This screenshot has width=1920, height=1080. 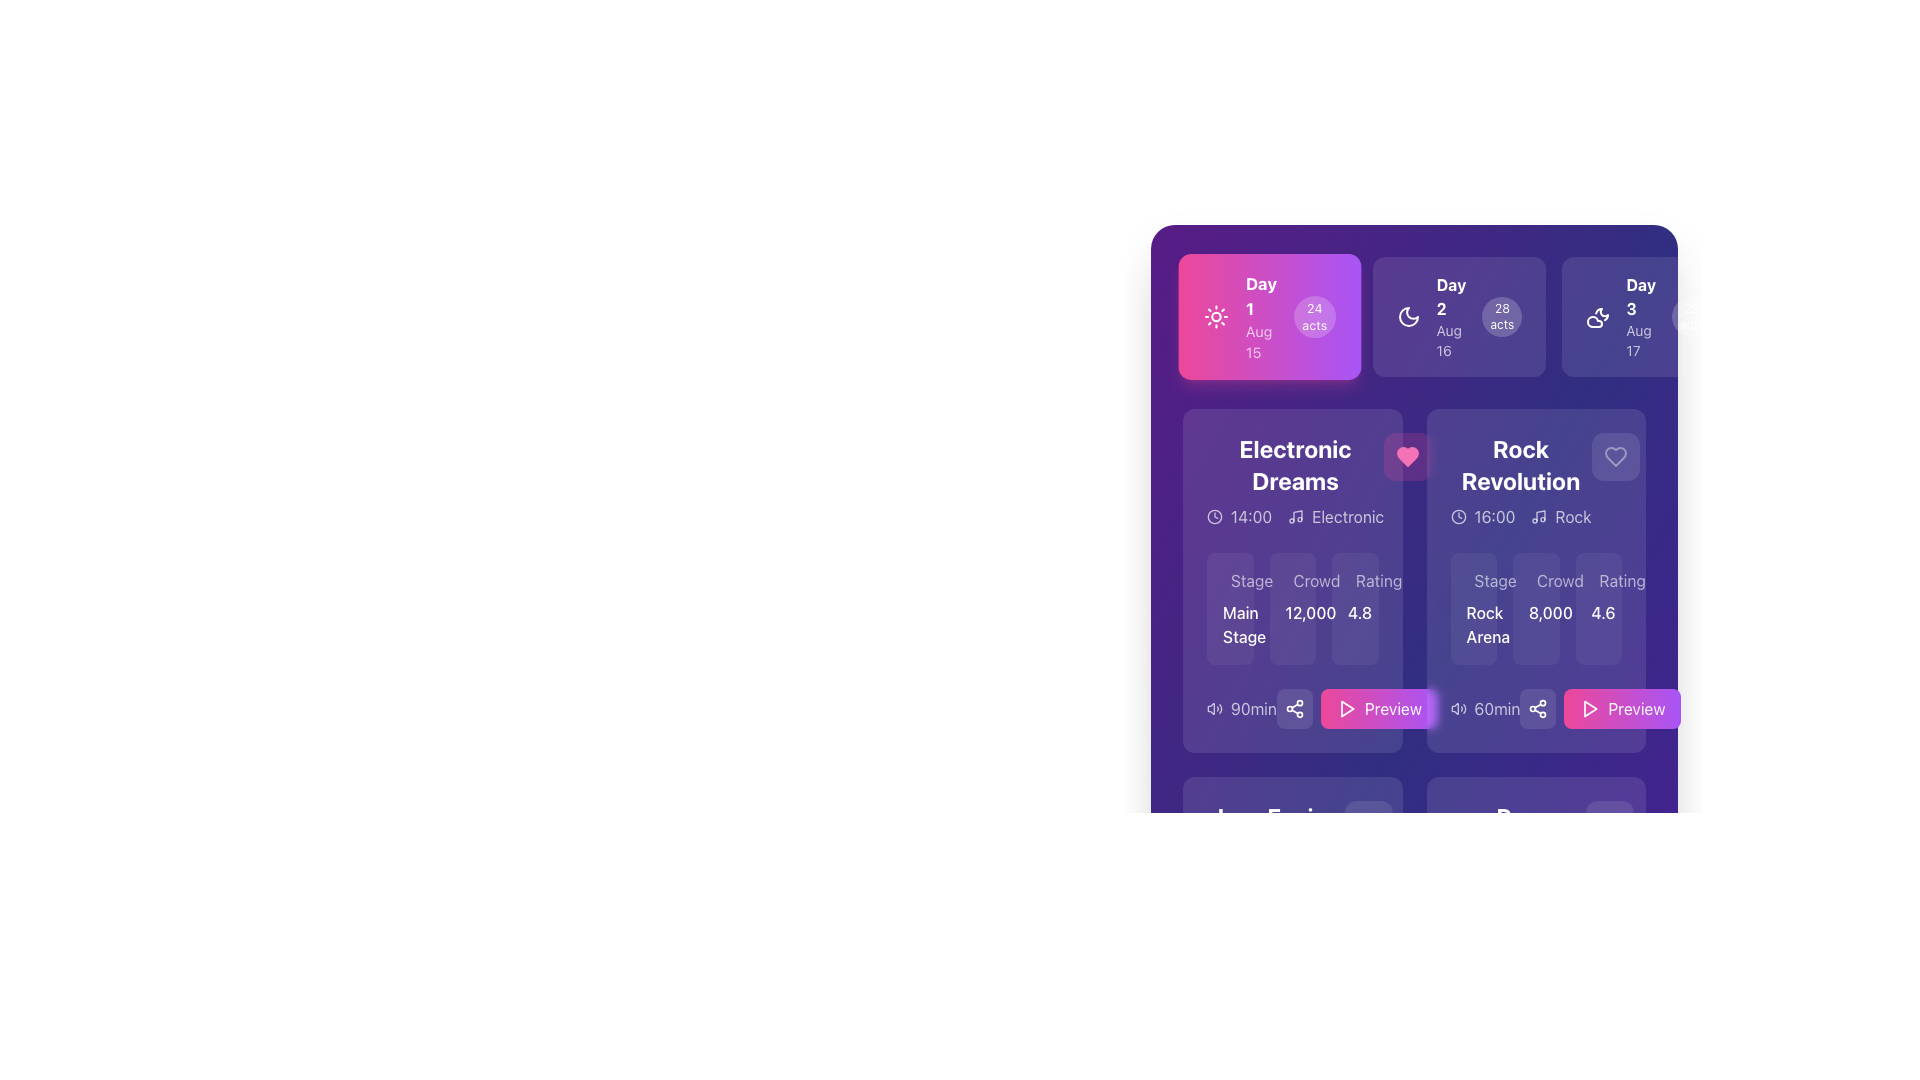 I want to click on the share button located in the bottom row of the 'Electronic Dreams' card, positioned between the duration label and the 'Preview' button, so click(x=1294, y=708).